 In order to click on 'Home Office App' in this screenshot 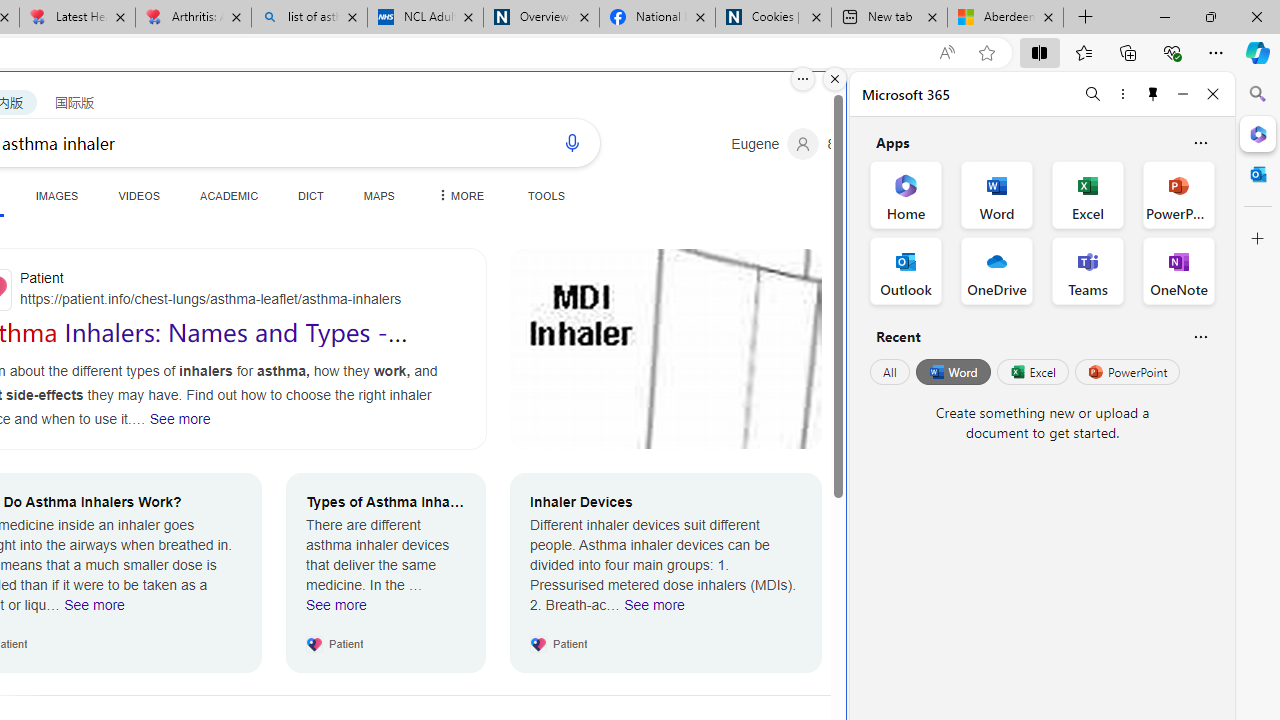, I will do `click(905, 195)`.